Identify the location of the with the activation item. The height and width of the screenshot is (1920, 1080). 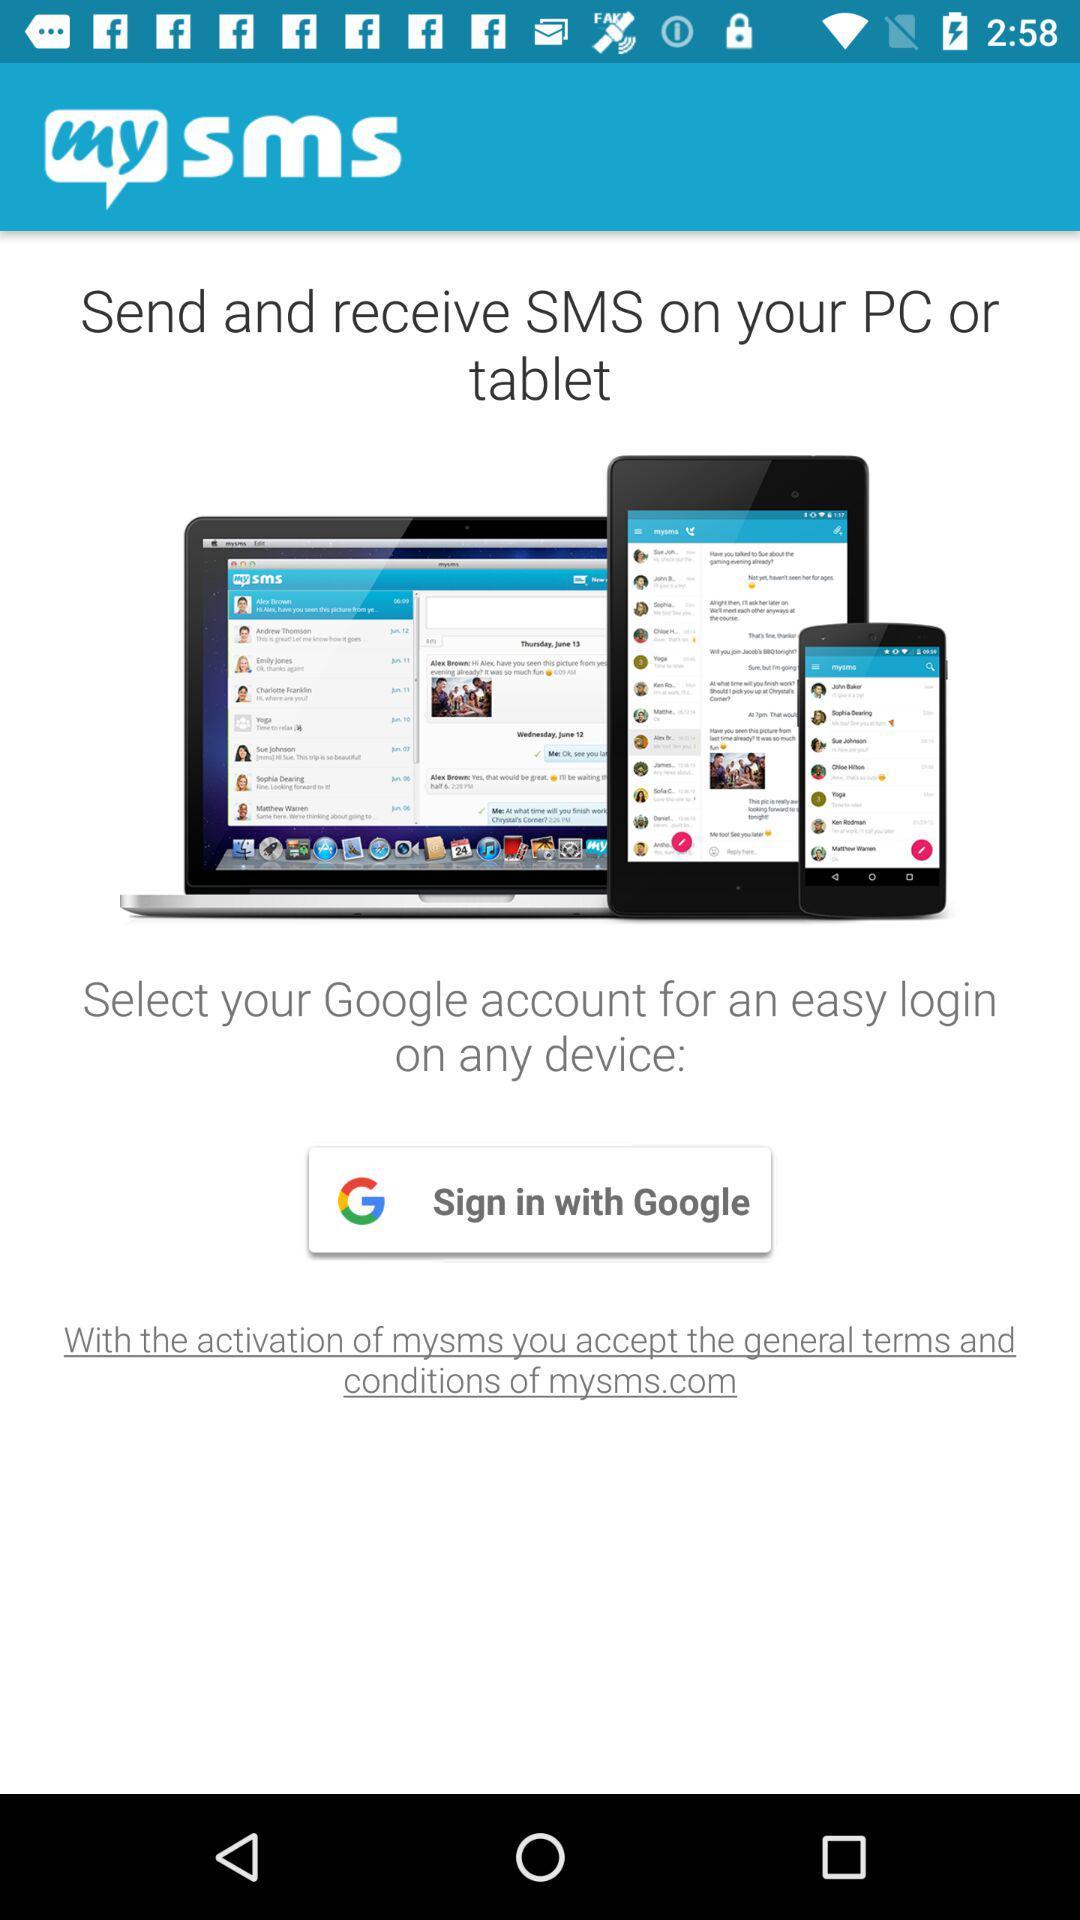
(540, 1358).